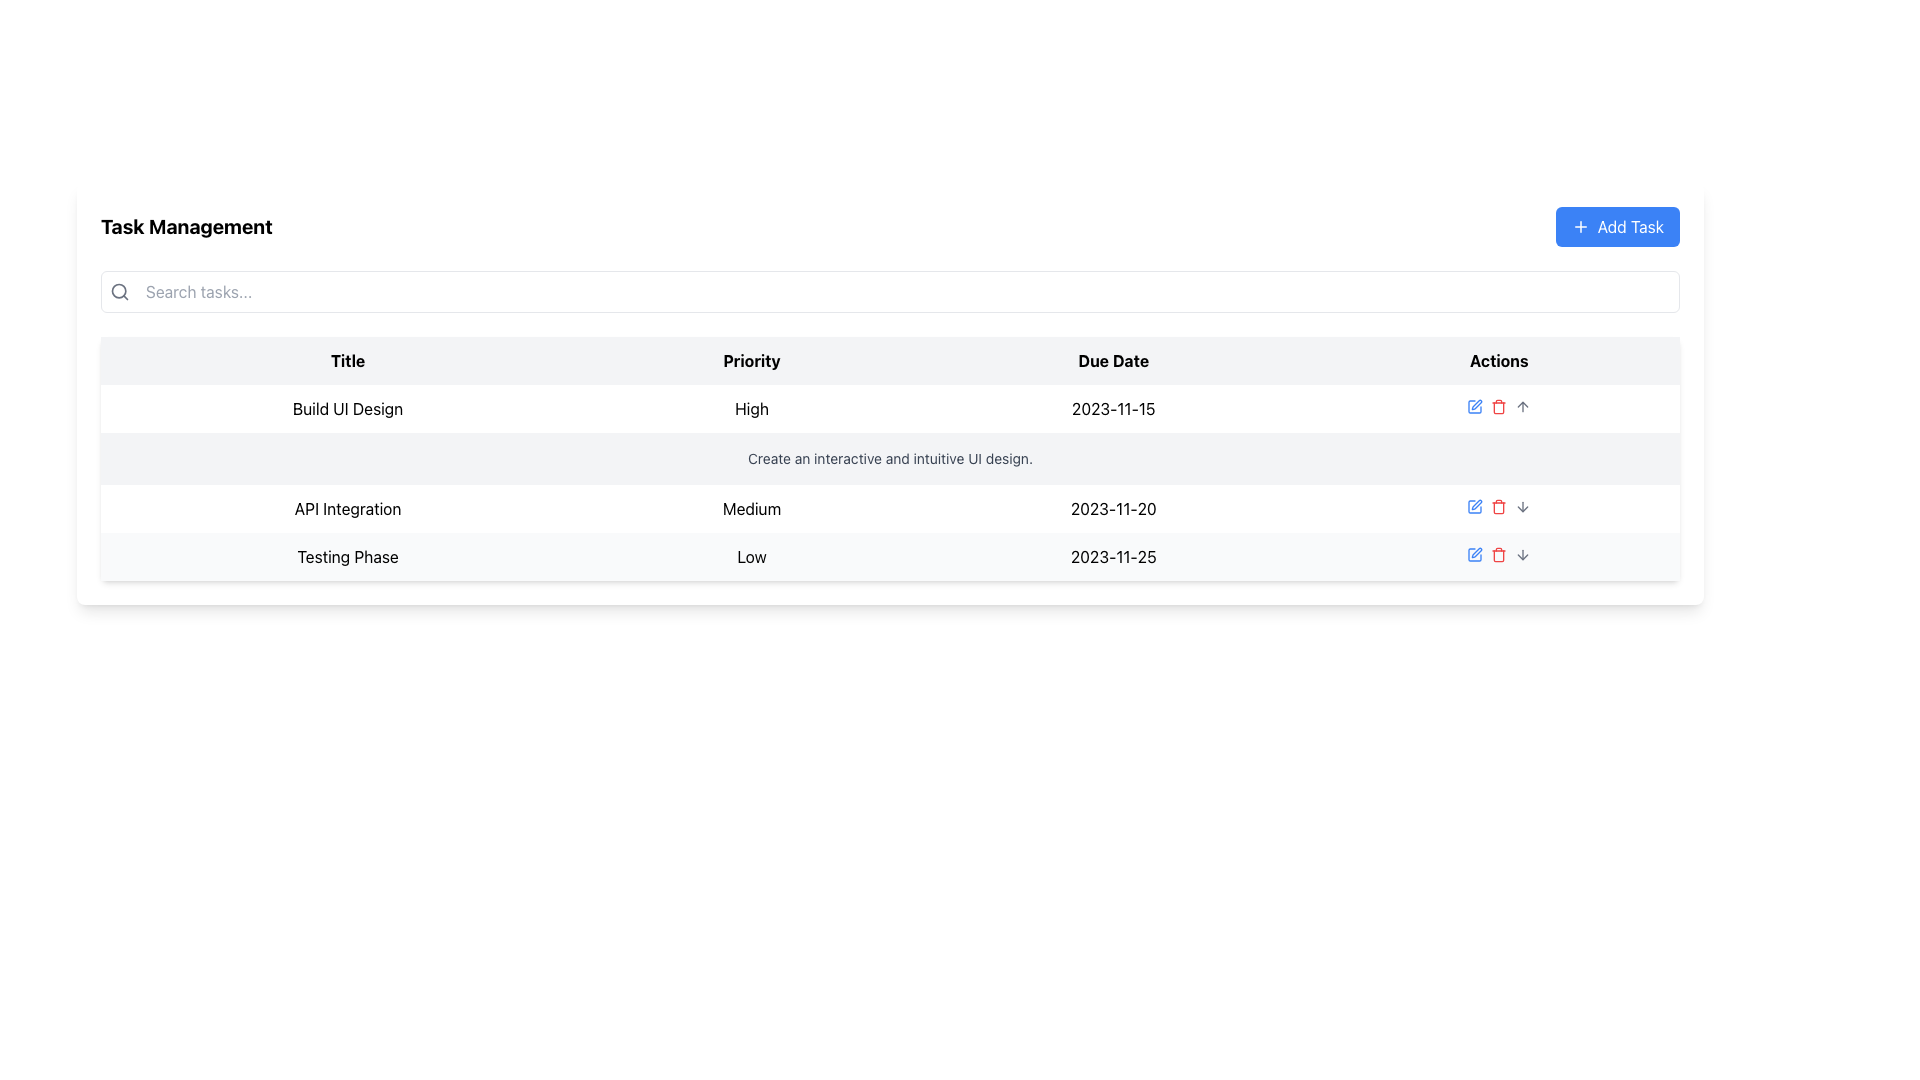  Describe the element at coordinates (1499, 507) in the screenshot. I see `the central trashcan icon in the Actions column of the task management table to prepare for deletion of the associated entry` at that location.